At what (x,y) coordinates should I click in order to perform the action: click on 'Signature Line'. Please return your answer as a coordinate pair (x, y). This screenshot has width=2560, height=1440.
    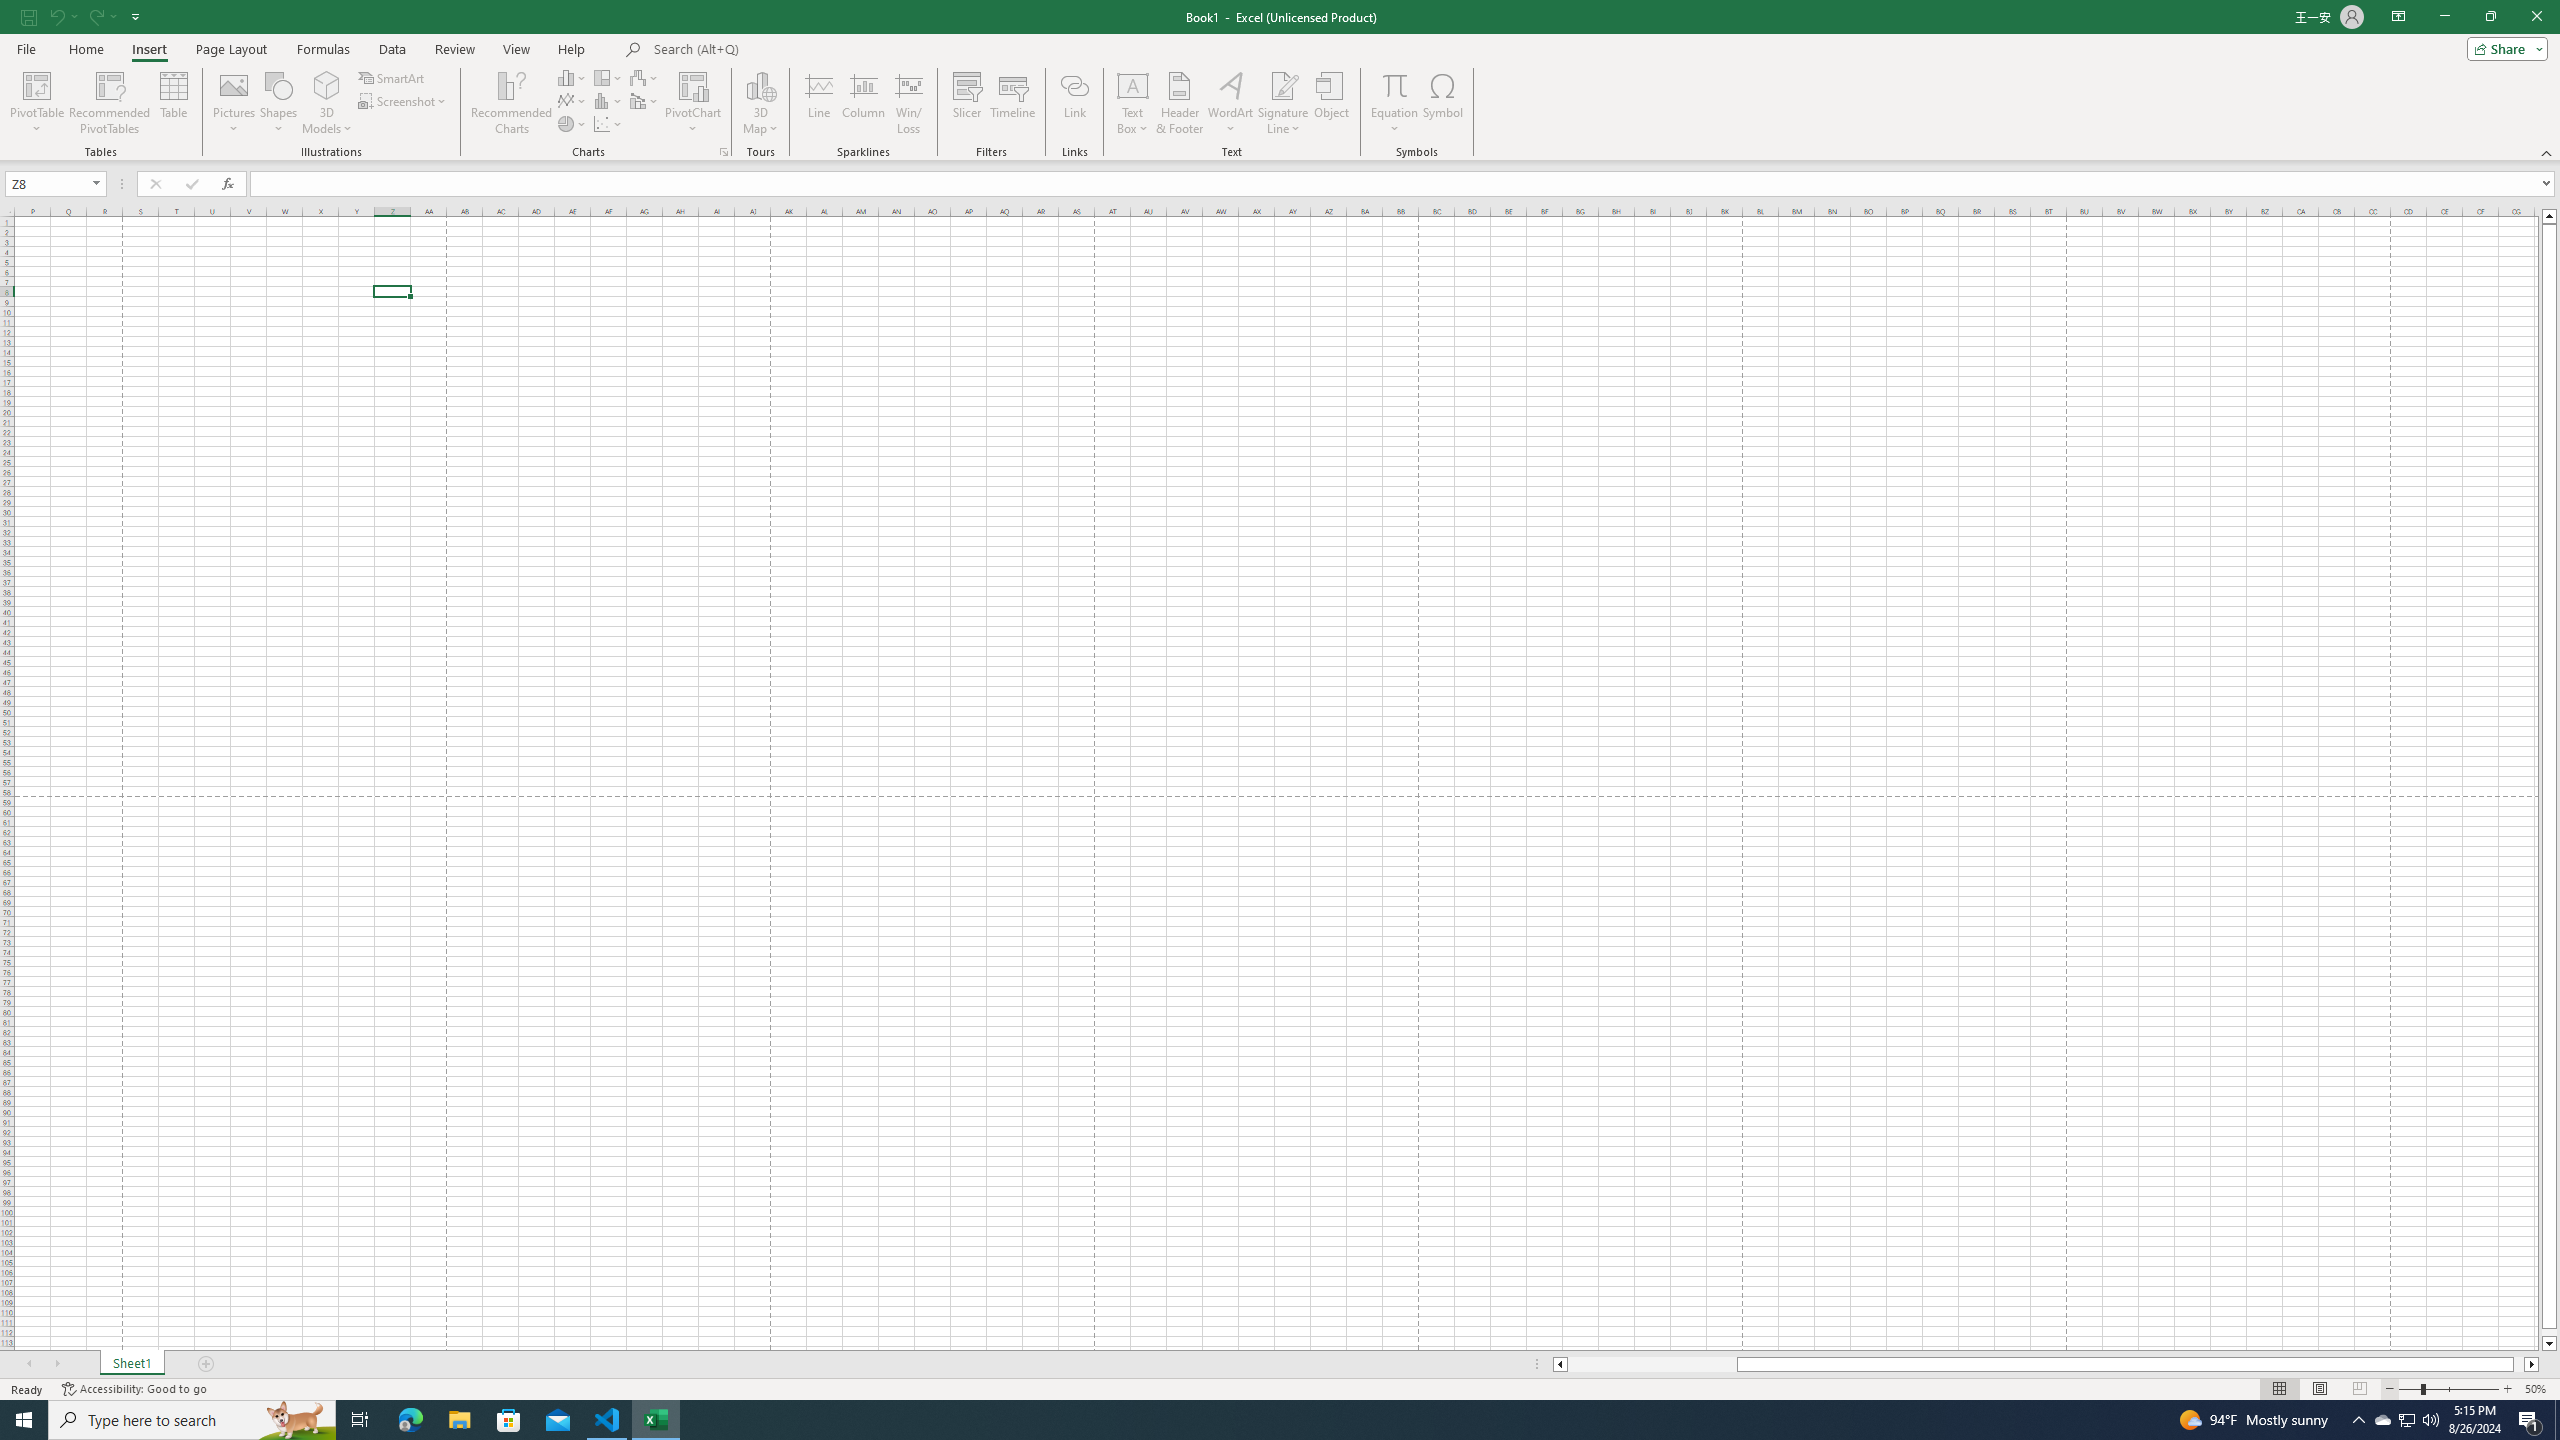
    Looking at the image, I should click on (1283, 103).